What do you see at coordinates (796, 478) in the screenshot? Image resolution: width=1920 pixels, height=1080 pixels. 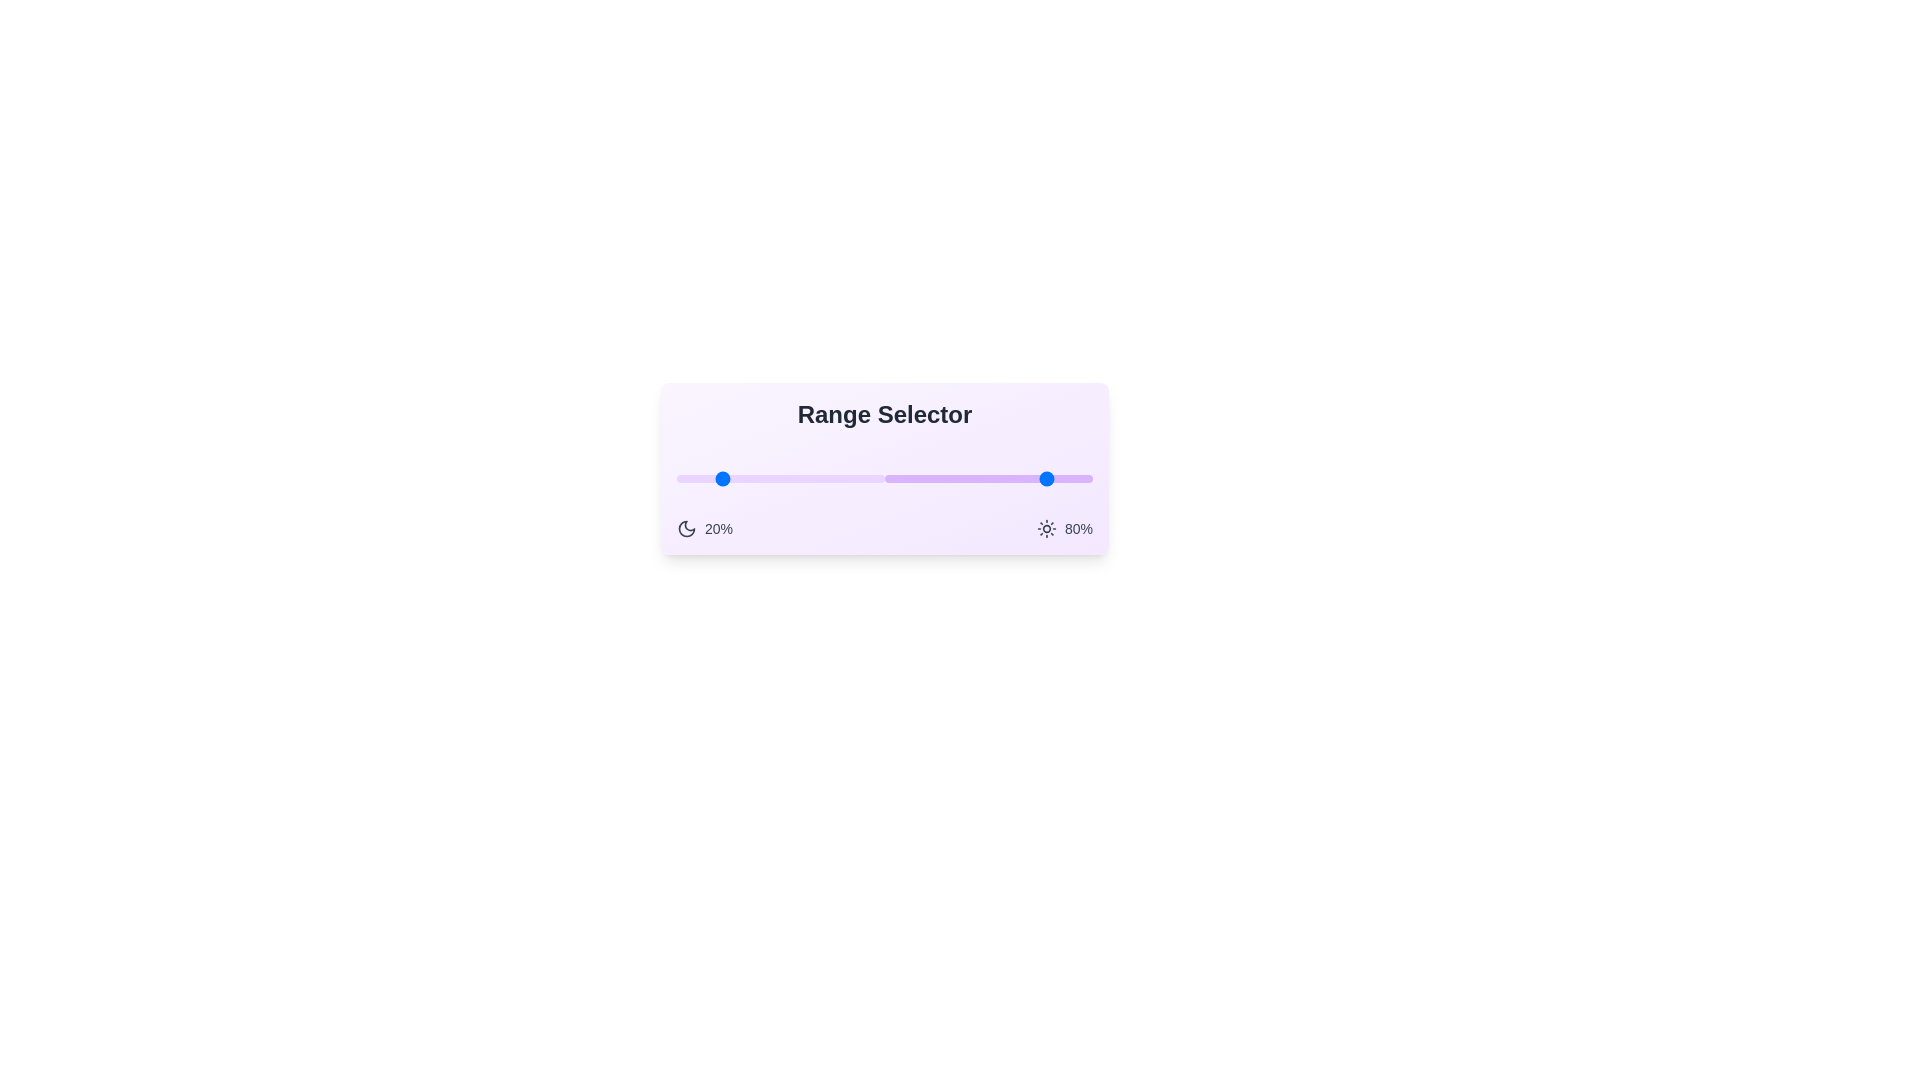 I see `the lower bound of the range to 58% by dragging the left slider` at bounding box center [796, 478].